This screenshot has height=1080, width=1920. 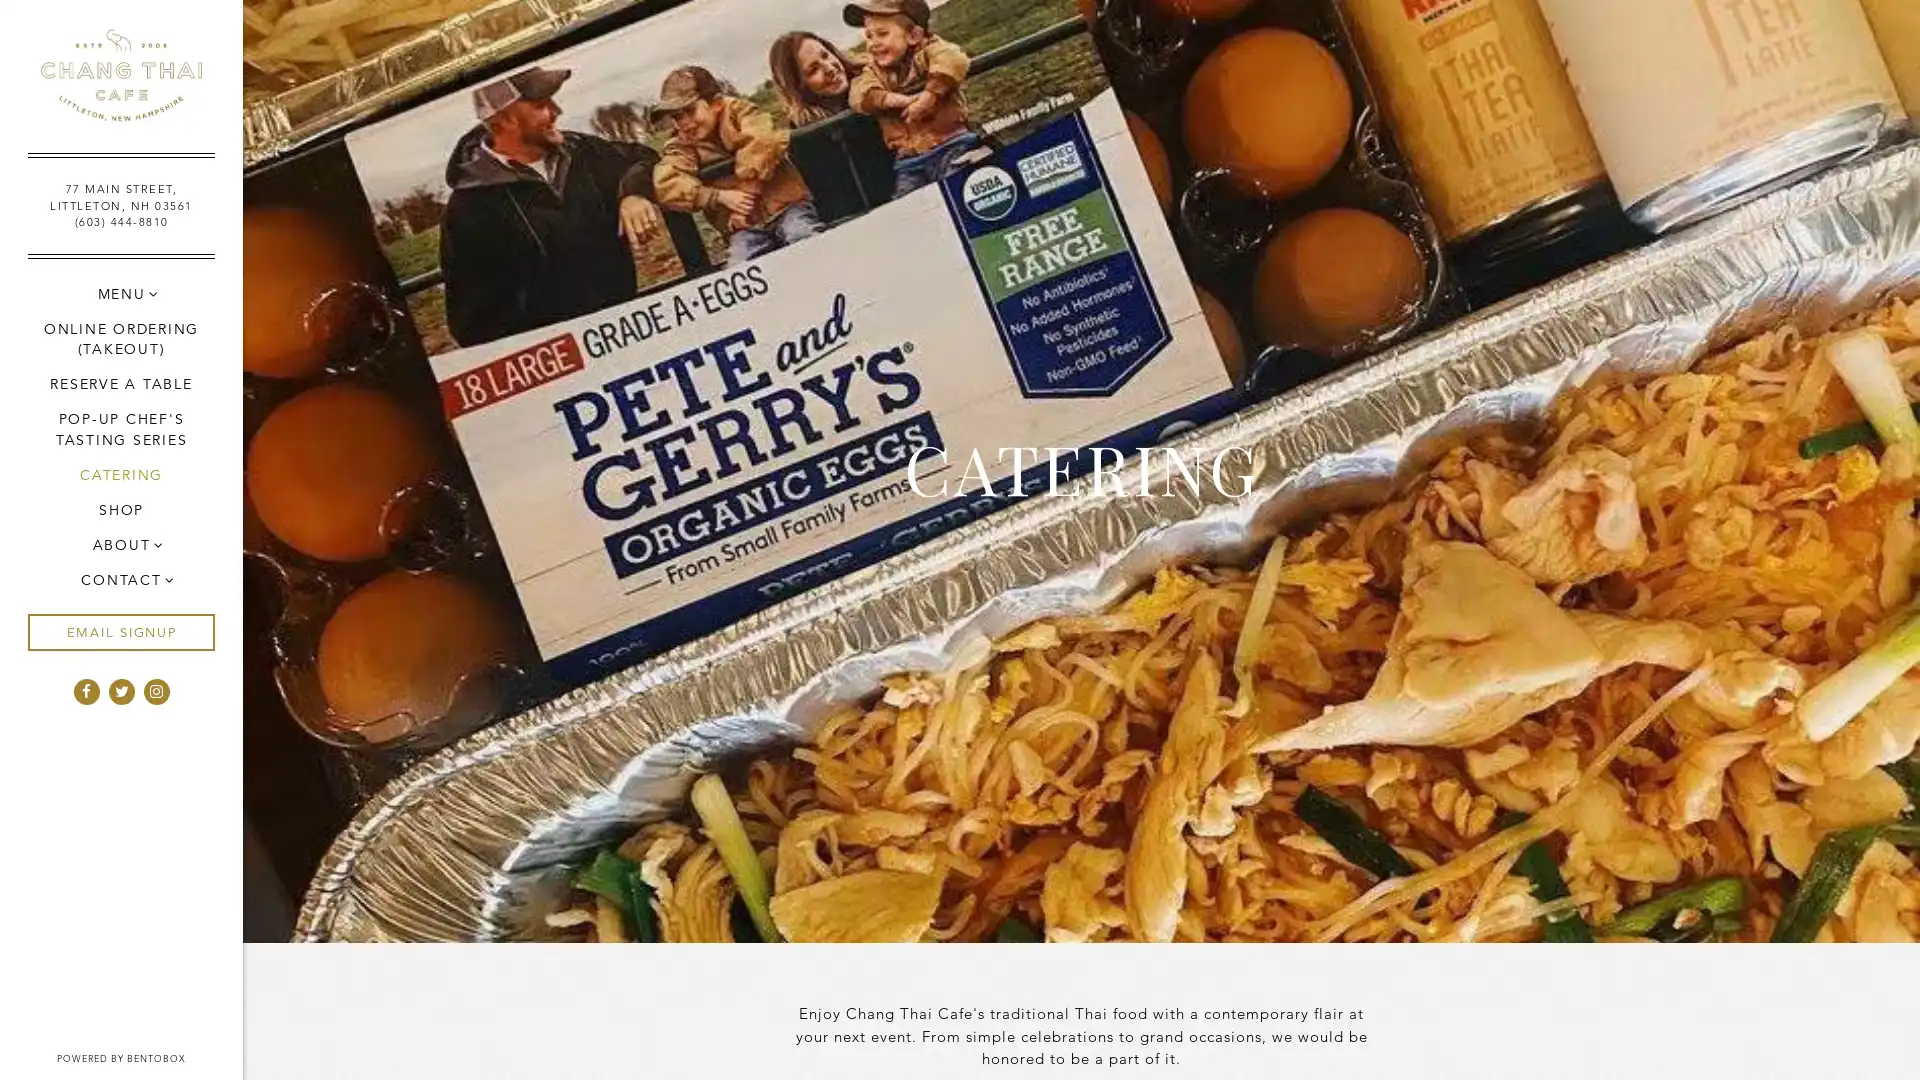 What do you see at coordinates (119, 293) in the screenshot?
I see `MENU` at bounding box center [119, 293].